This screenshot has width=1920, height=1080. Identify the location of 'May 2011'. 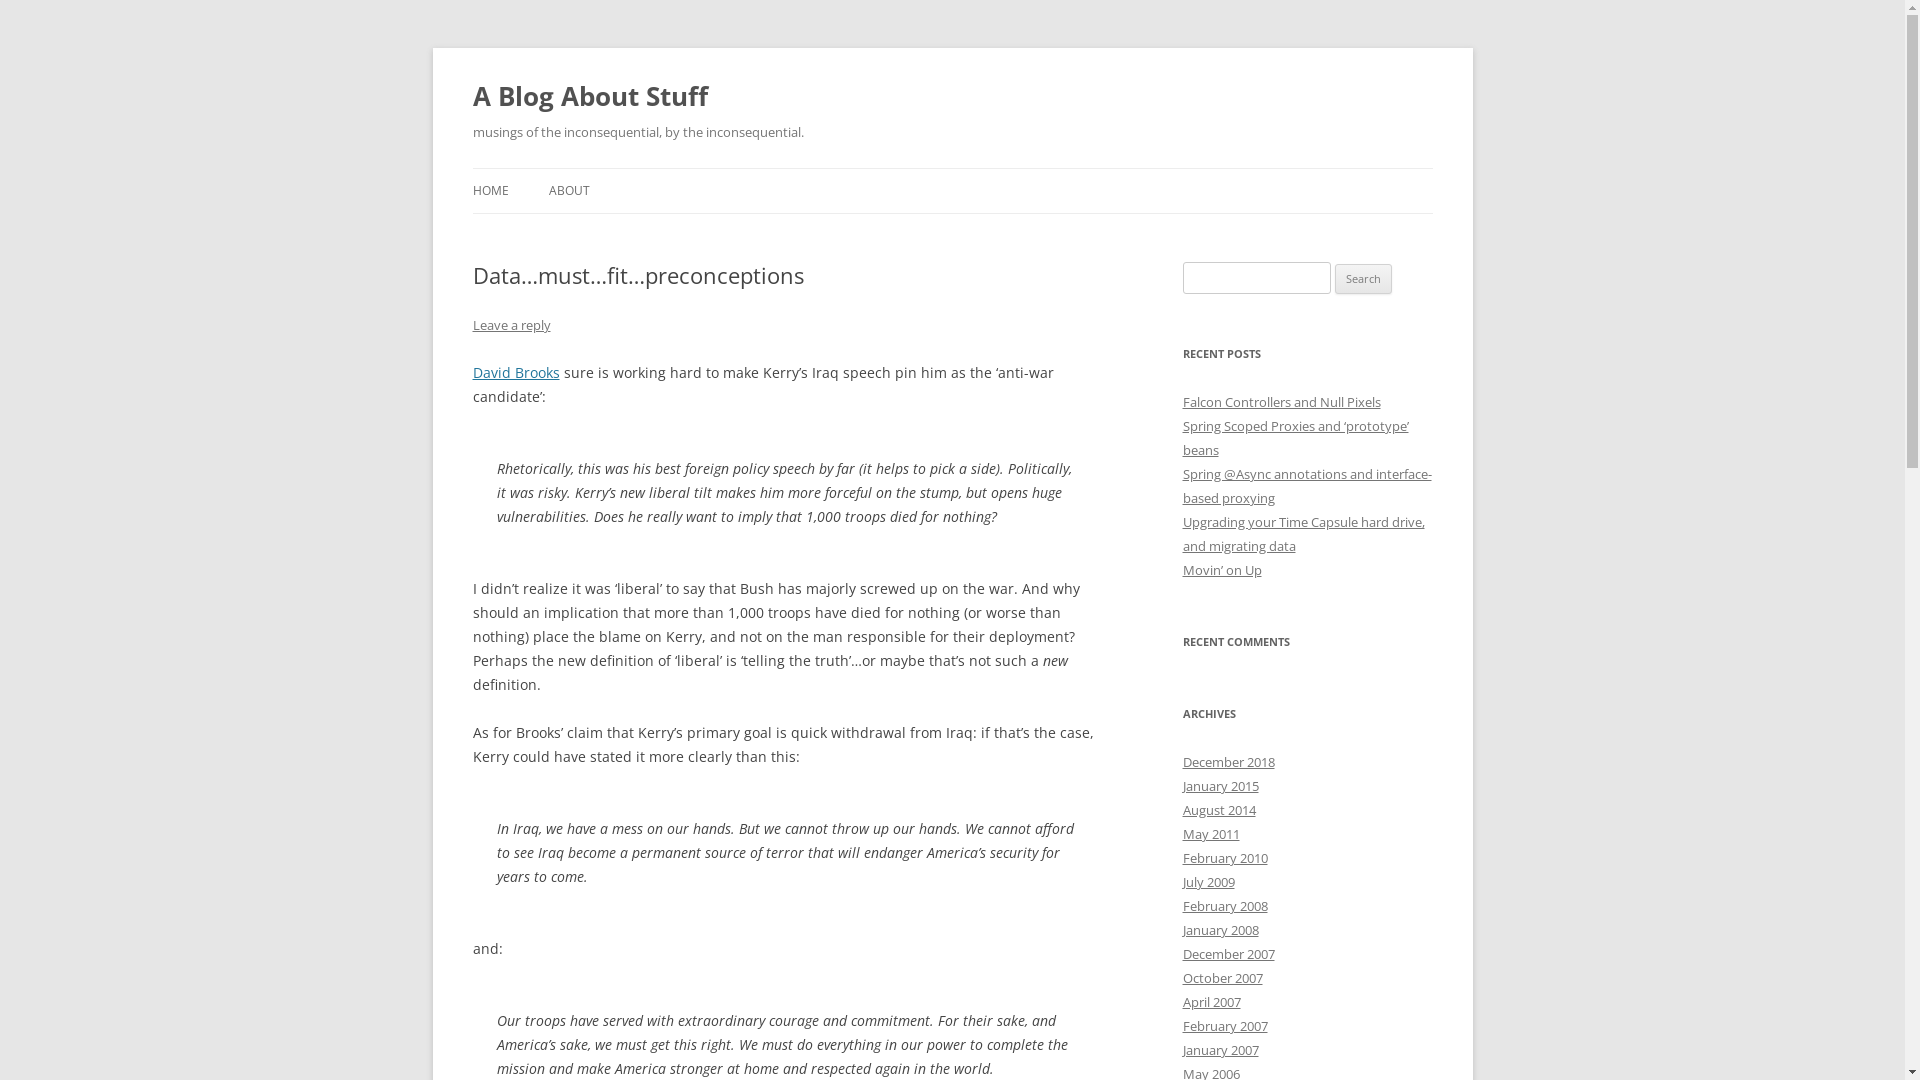
(1209, 833).